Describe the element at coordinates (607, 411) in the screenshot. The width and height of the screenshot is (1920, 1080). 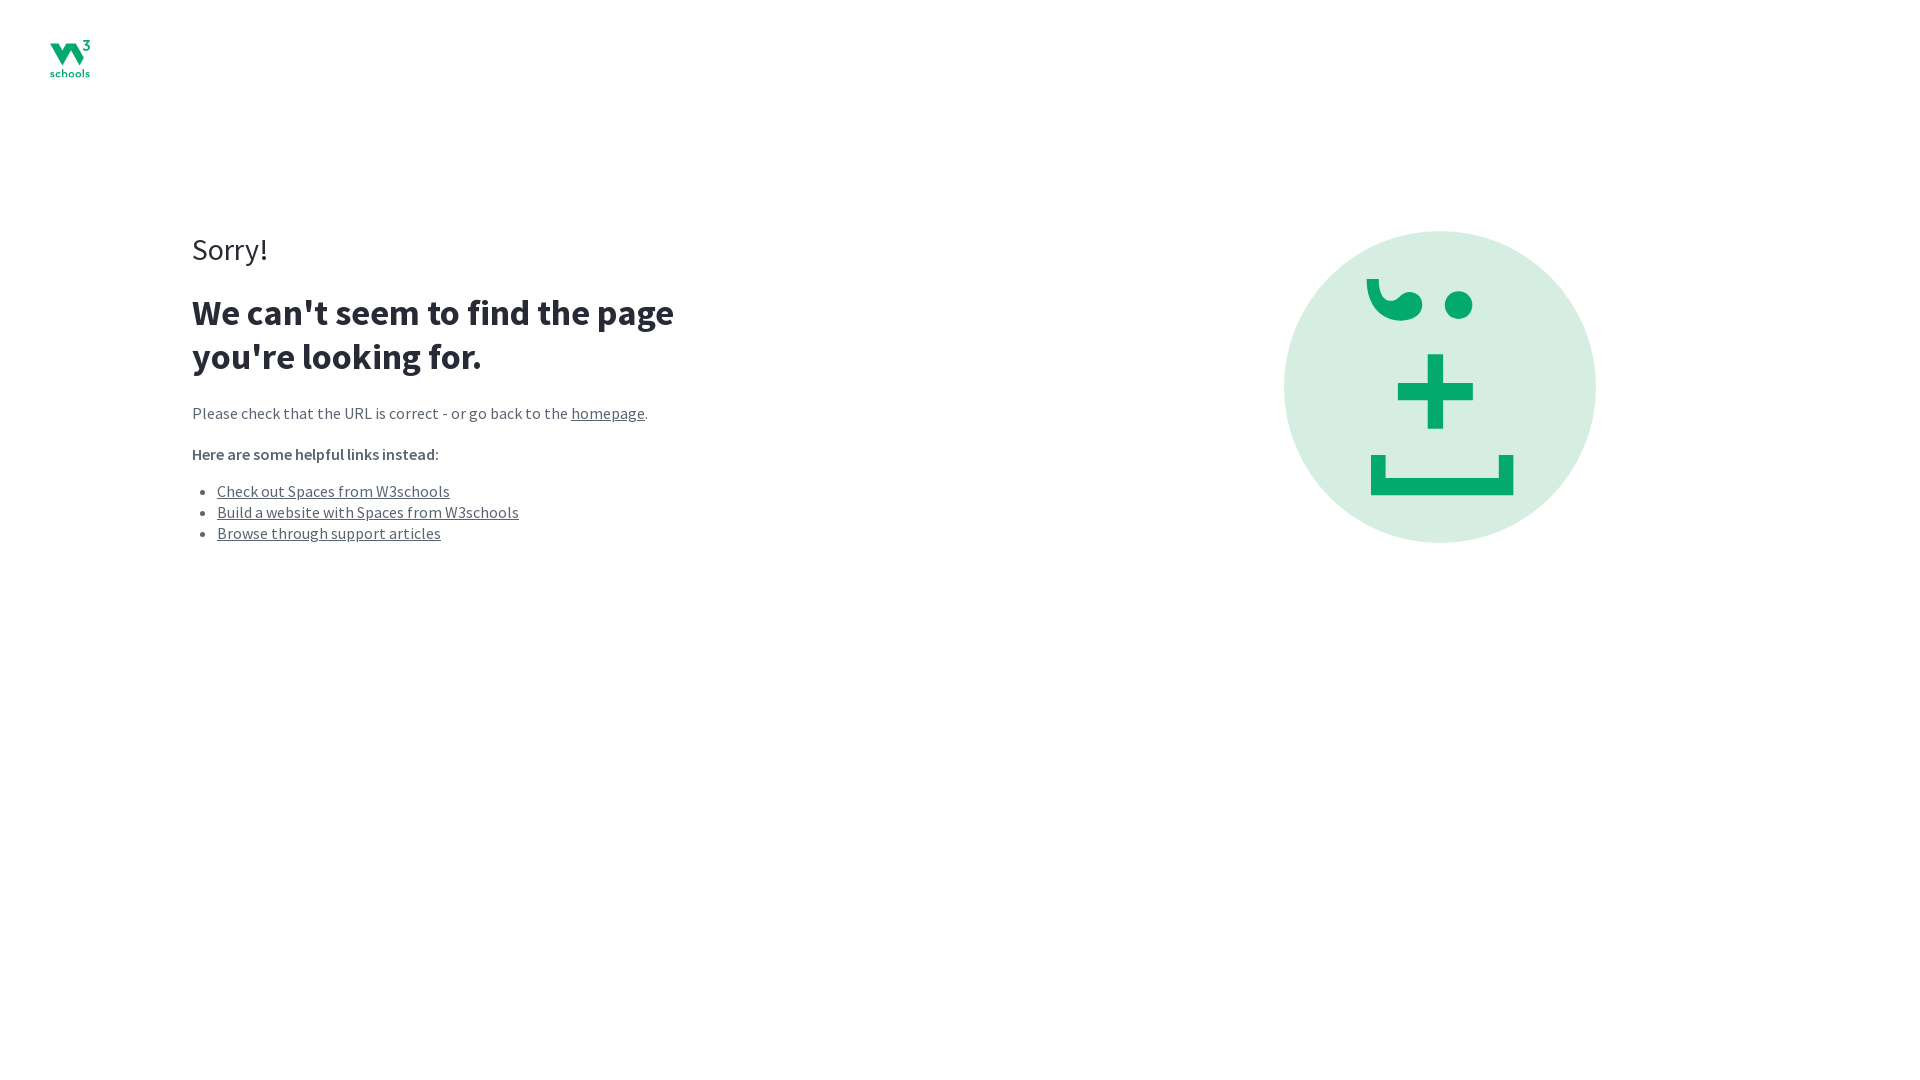
I see `'homepage'` at that location.